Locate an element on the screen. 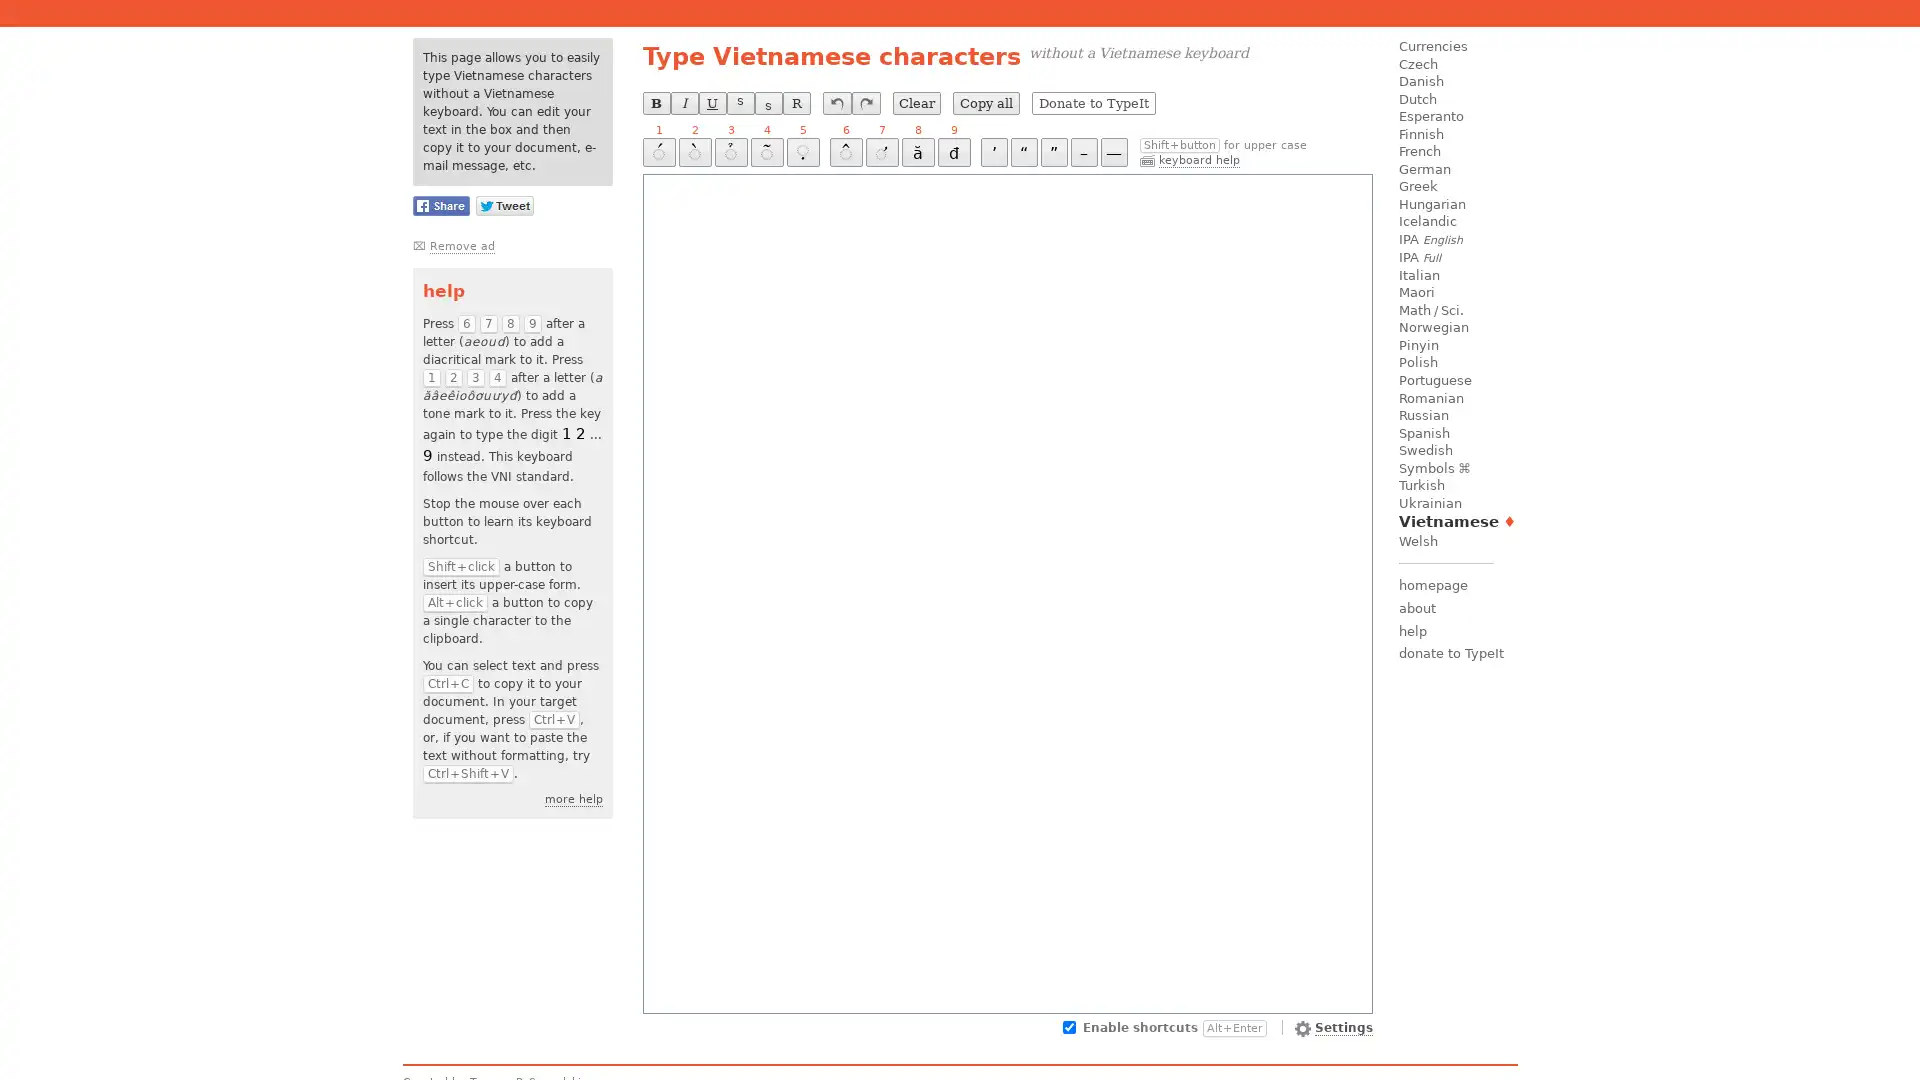 This screenshot has width=1920, height=1080. 3 is located at coordinates (729, 151).